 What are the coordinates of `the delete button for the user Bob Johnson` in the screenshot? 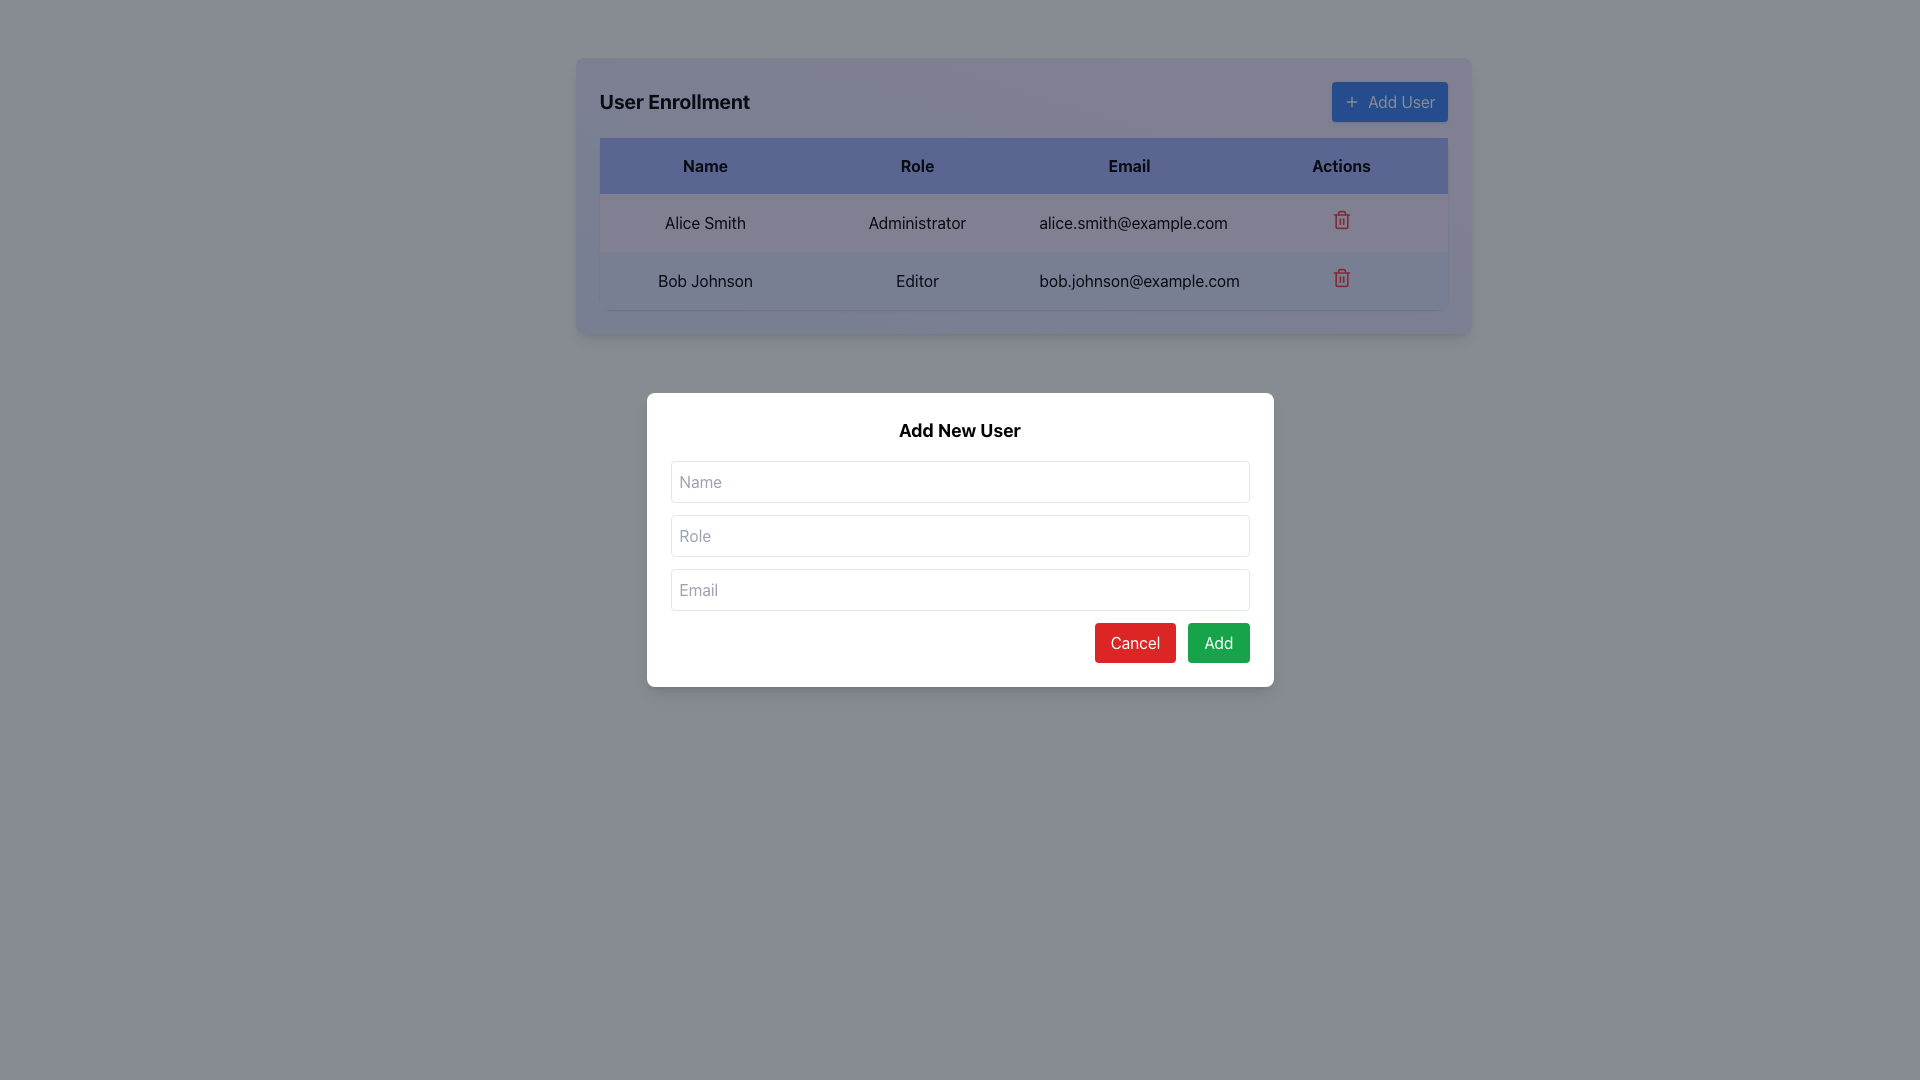 It's located at (1341, 277).